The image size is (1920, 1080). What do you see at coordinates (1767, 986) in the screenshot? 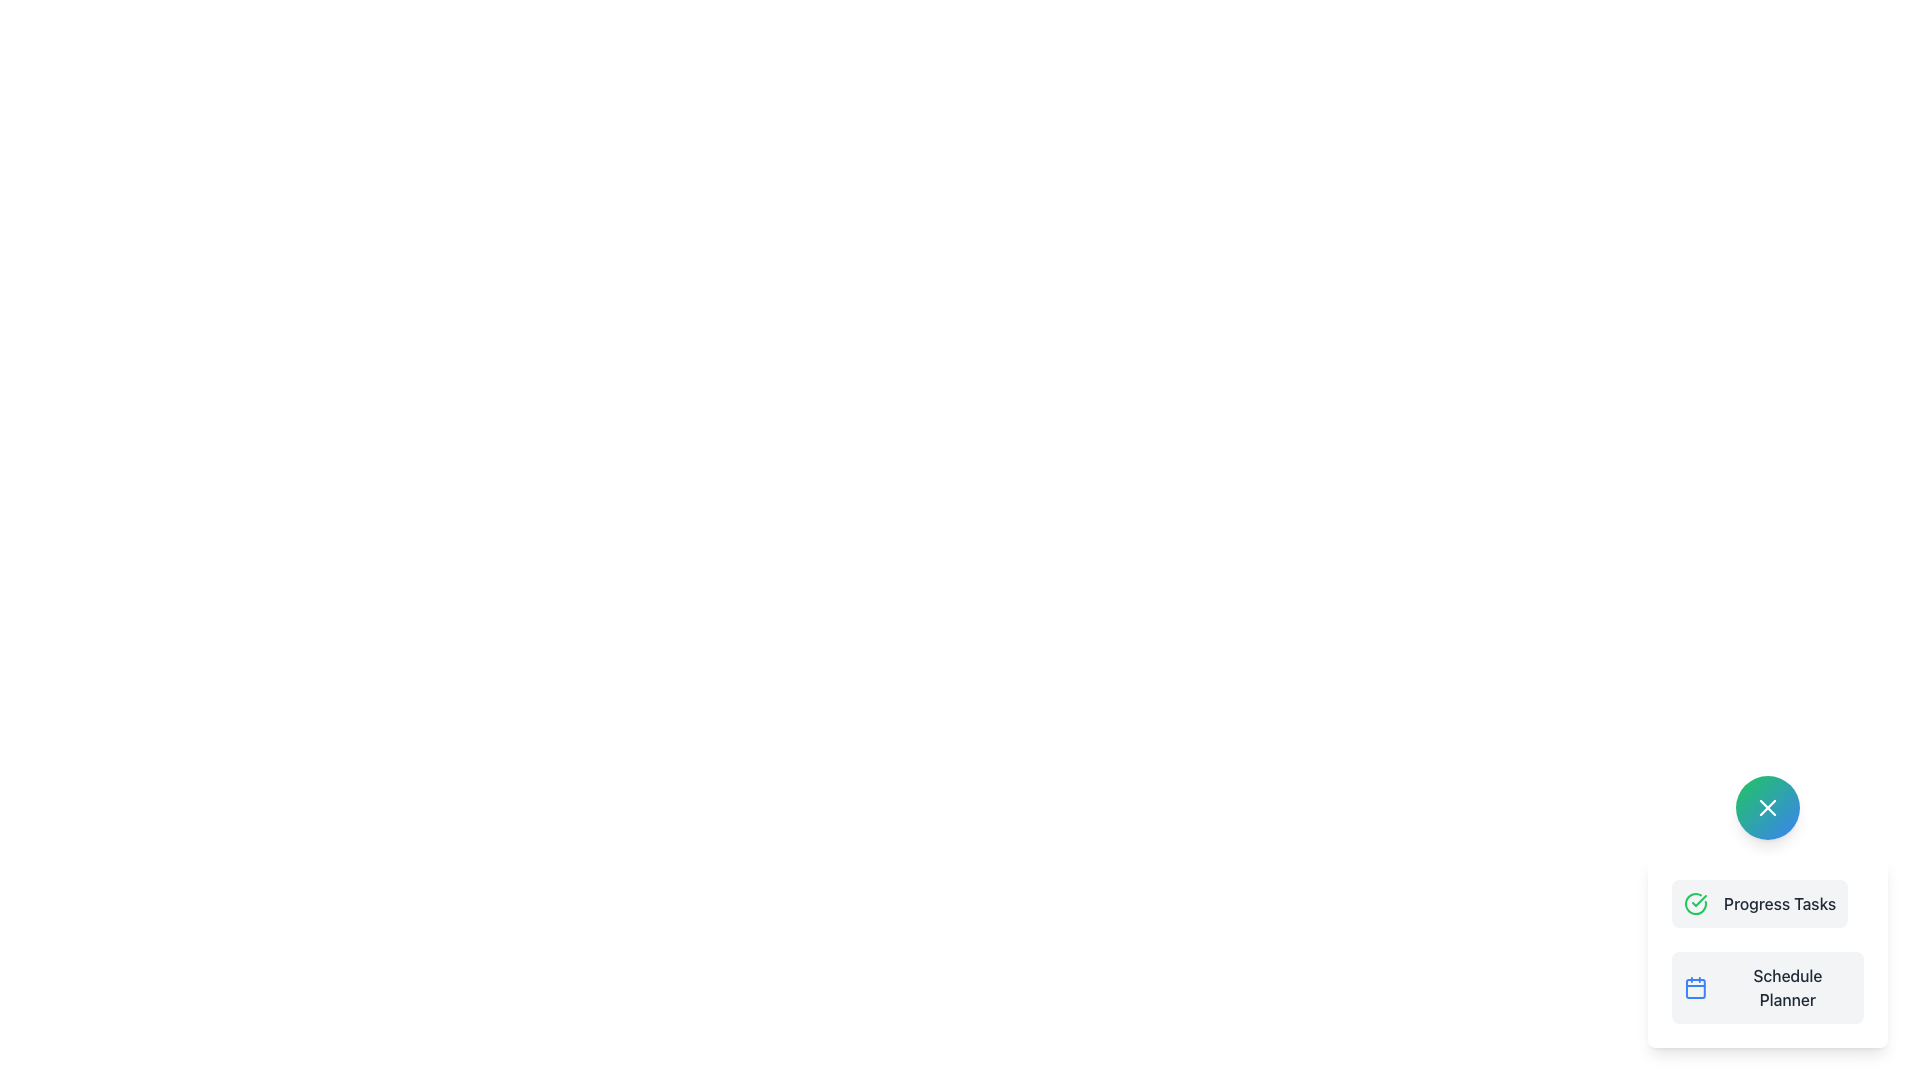
I see `the 'Schedule Planner' button, which is a rectangular button with a light gray background, rounded corners, a blue calendar icon on the left, and bold black text on the right` at bounding box center [1767, 986].